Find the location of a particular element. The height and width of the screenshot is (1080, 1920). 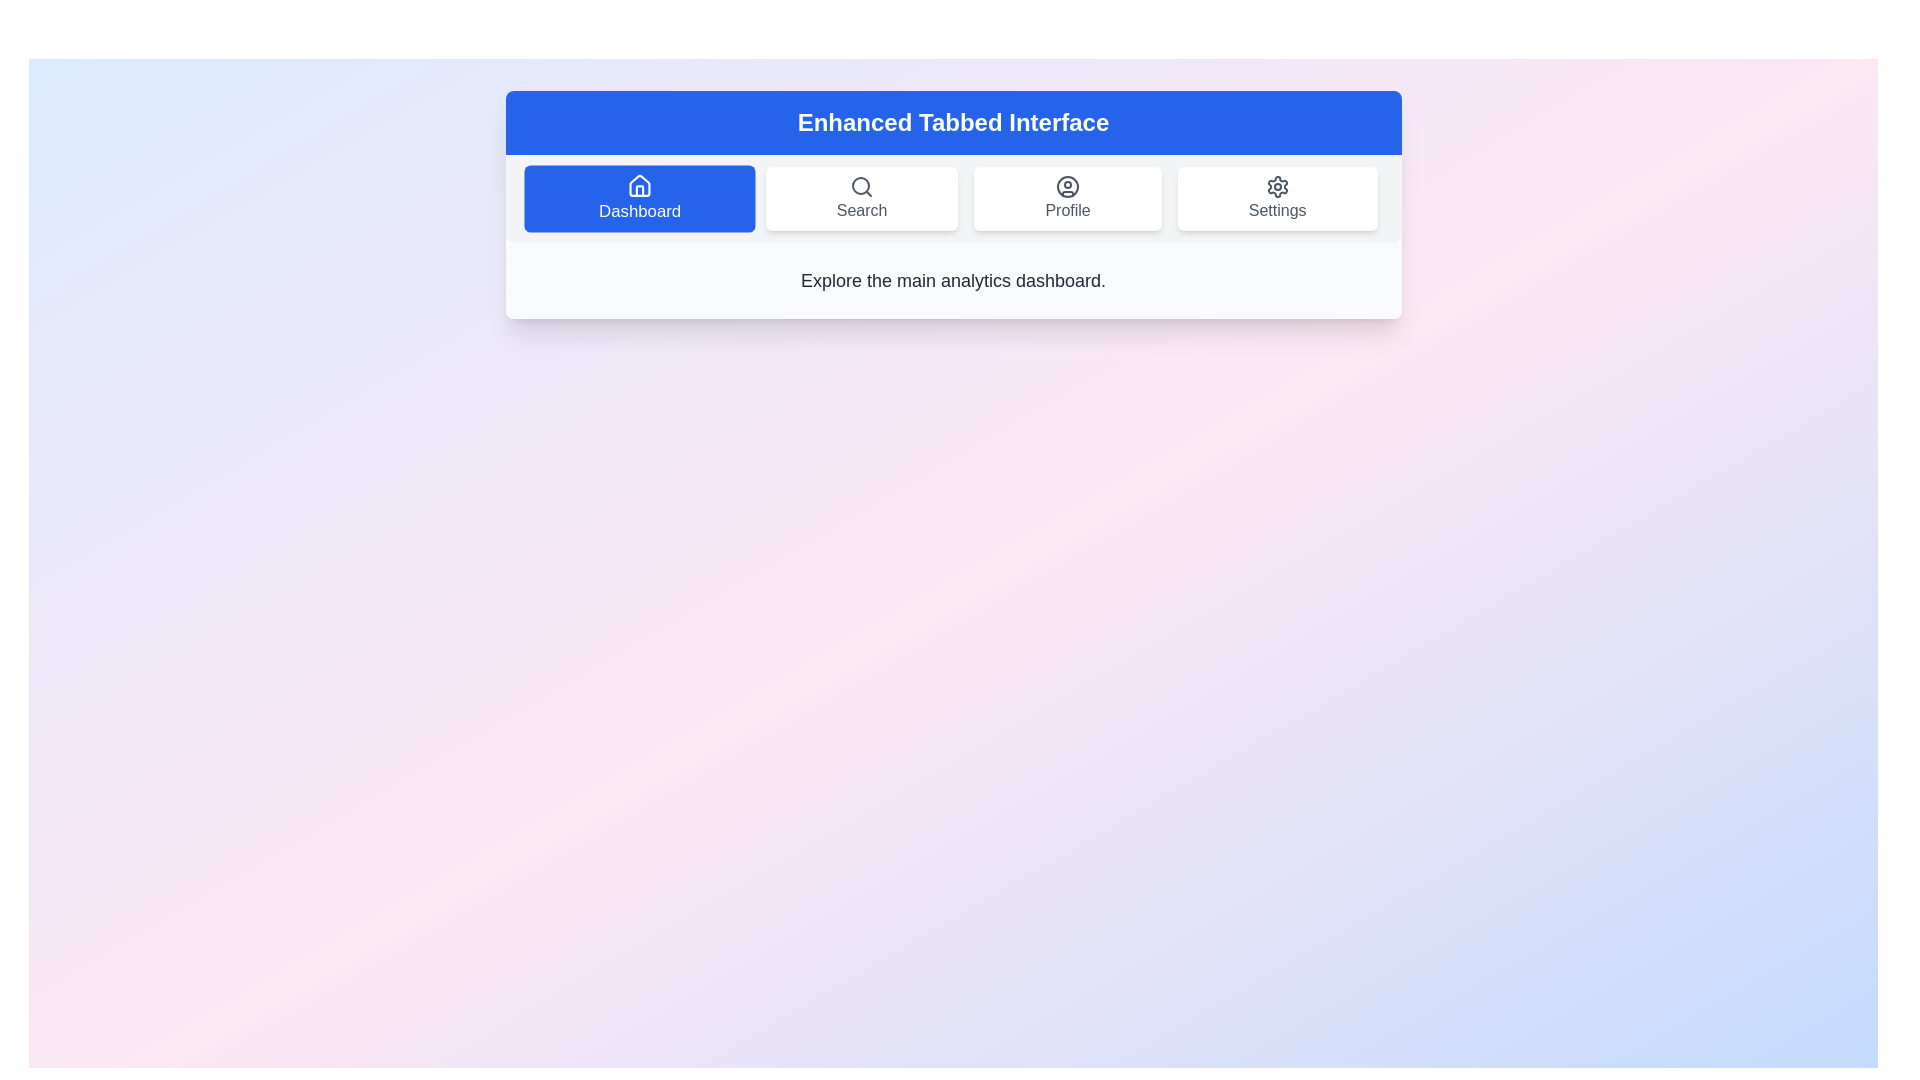

the gear icon located in the 'Settings' tab of the top navigation bar is located at coordinates (1276, 186).